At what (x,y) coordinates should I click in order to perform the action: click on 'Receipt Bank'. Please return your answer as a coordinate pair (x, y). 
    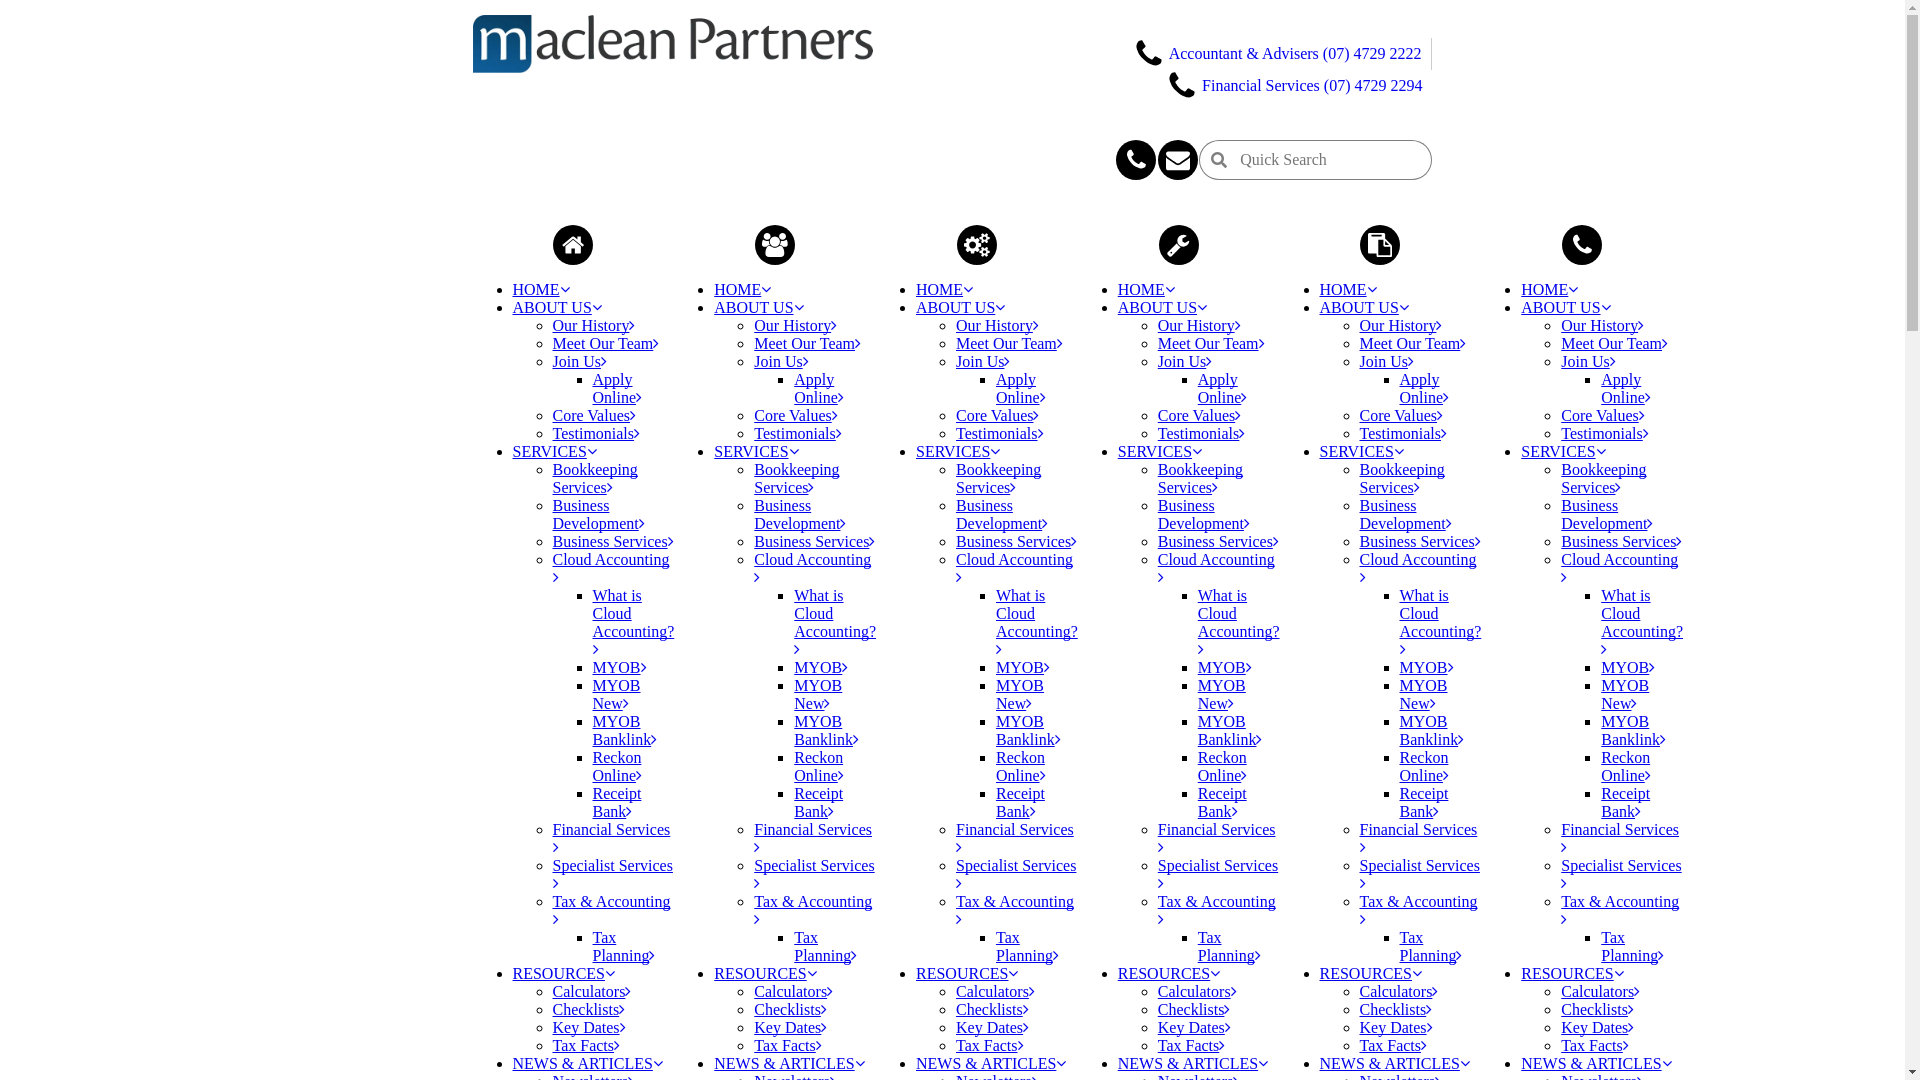
    Looking at the image, I should click on (818, 801).